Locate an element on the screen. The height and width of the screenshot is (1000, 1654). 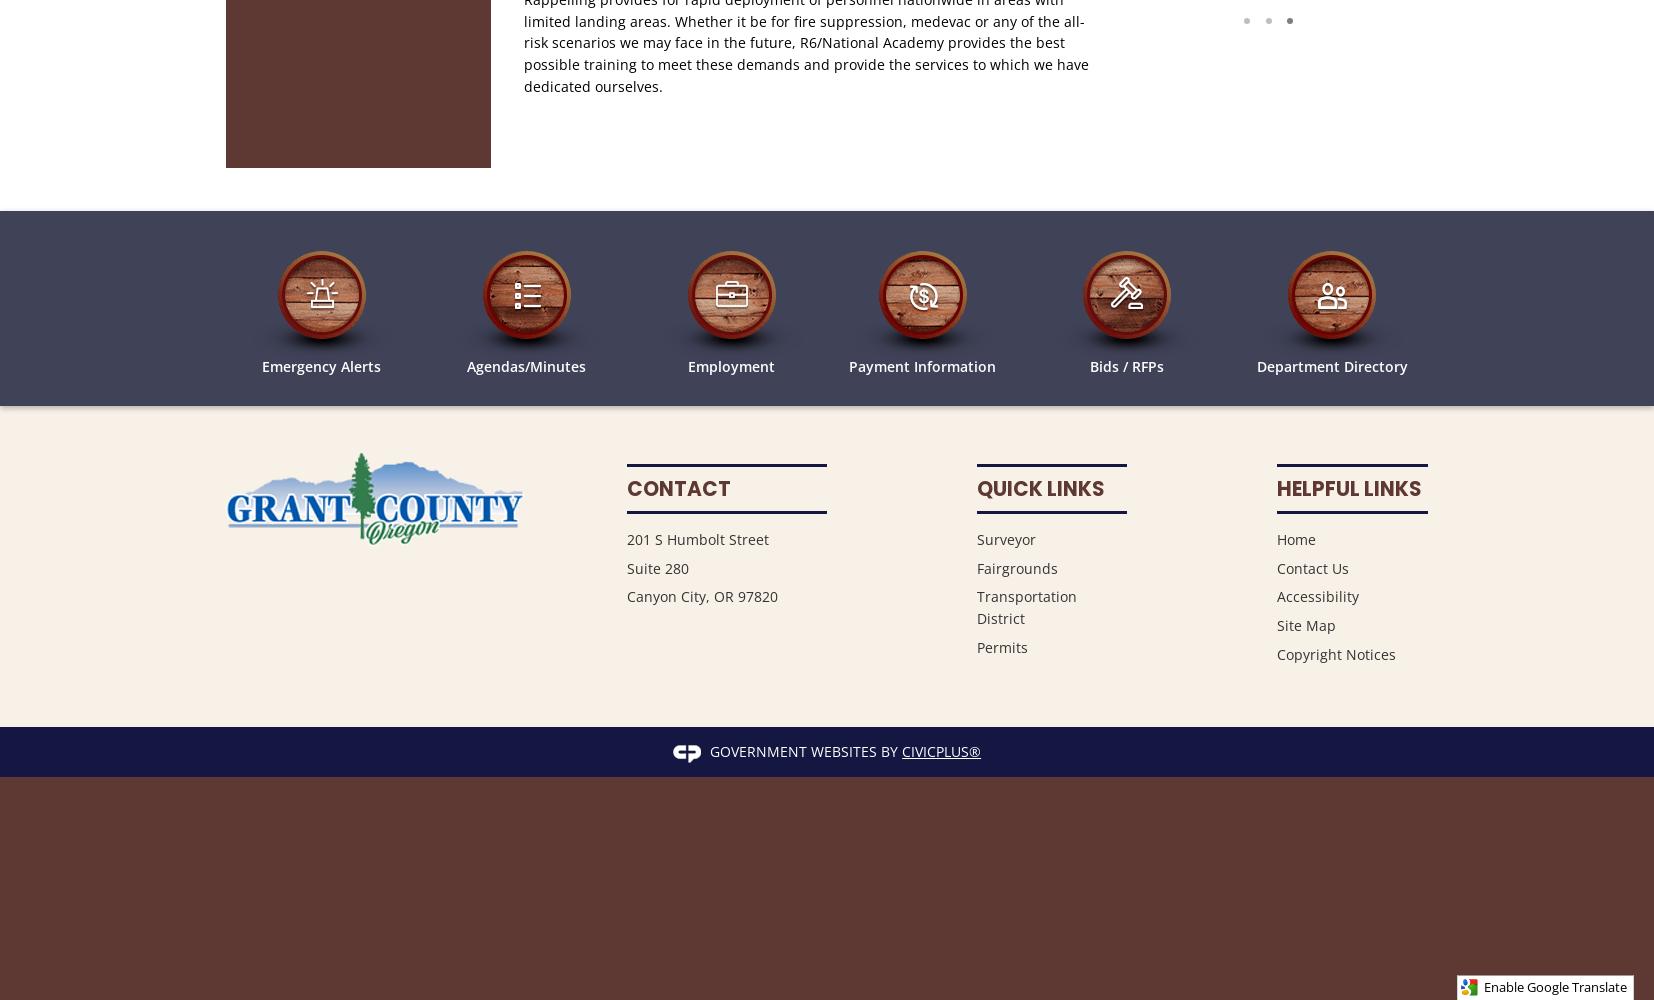
'Contact Us' is located at coordinates (1312, 566).